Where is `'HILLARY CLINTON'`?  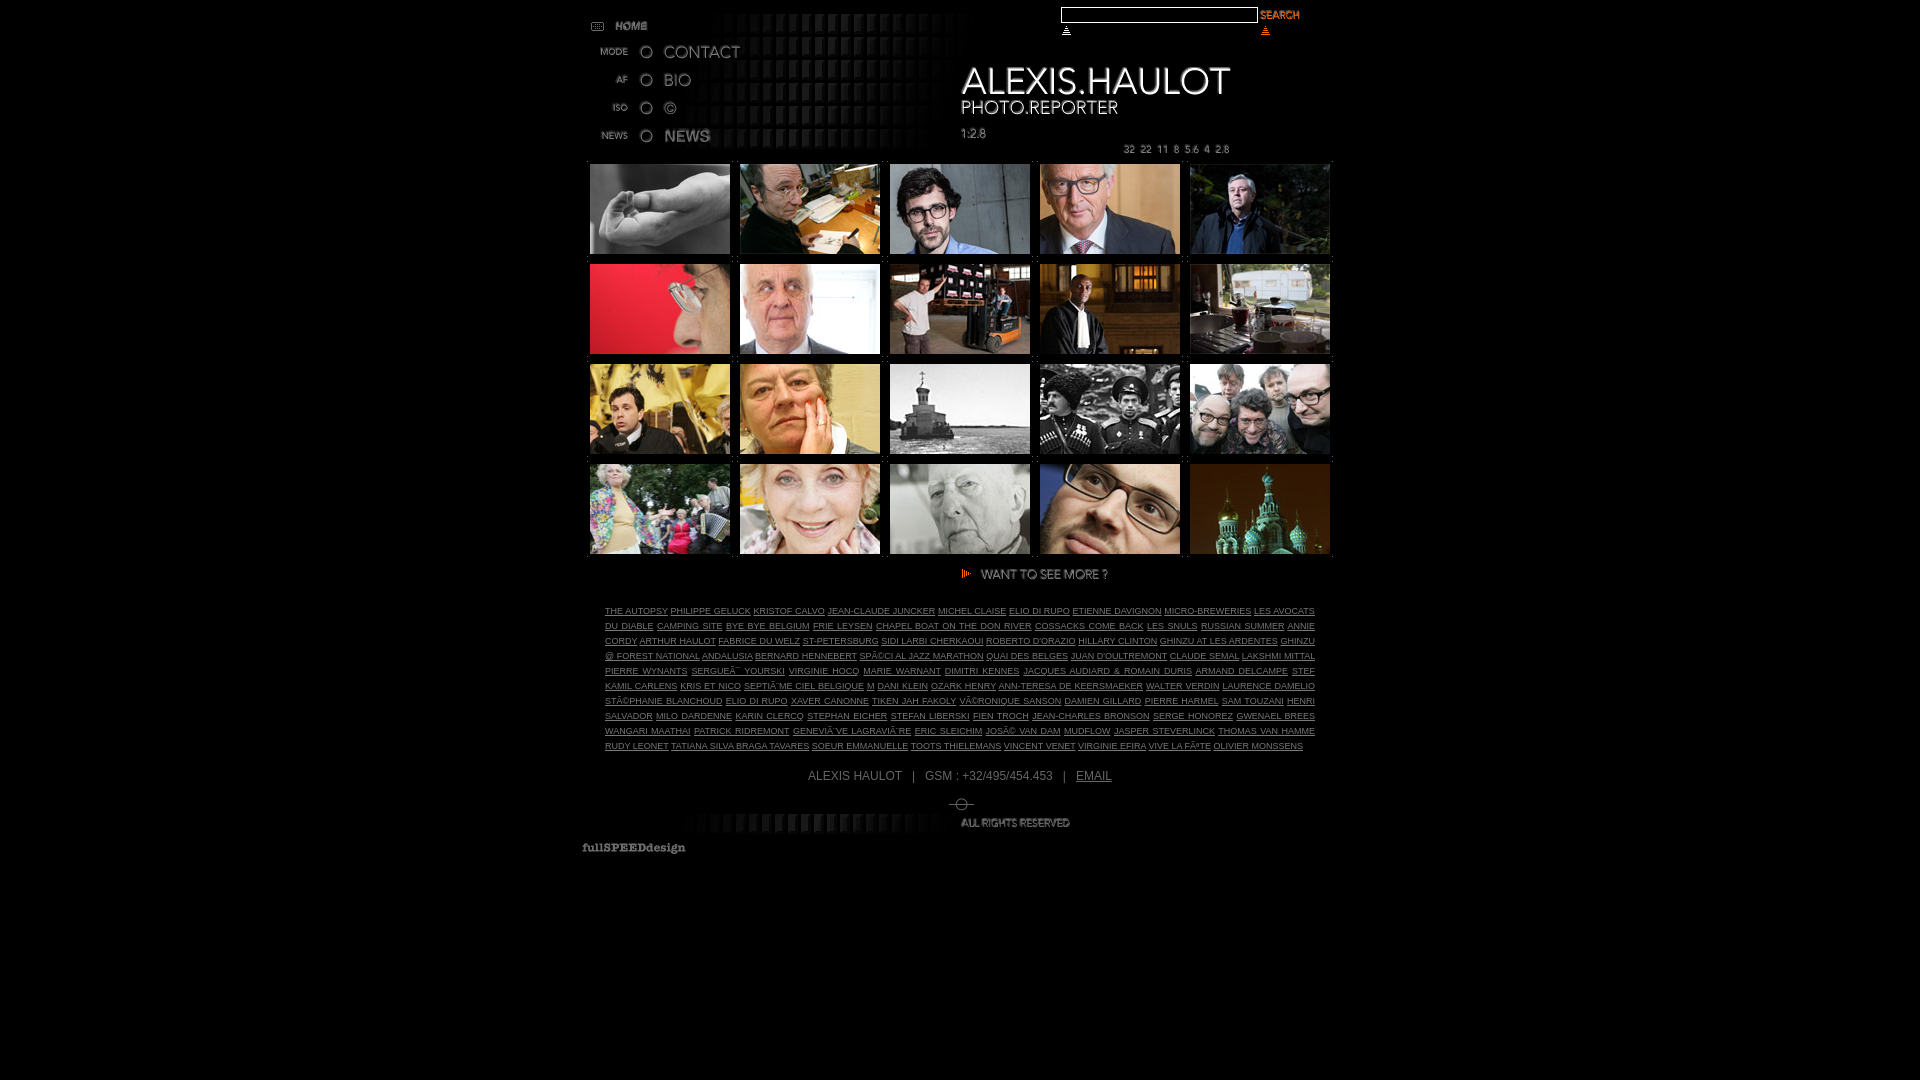 'HILLARY CLINTON' is located at coordinates (1077, 640).